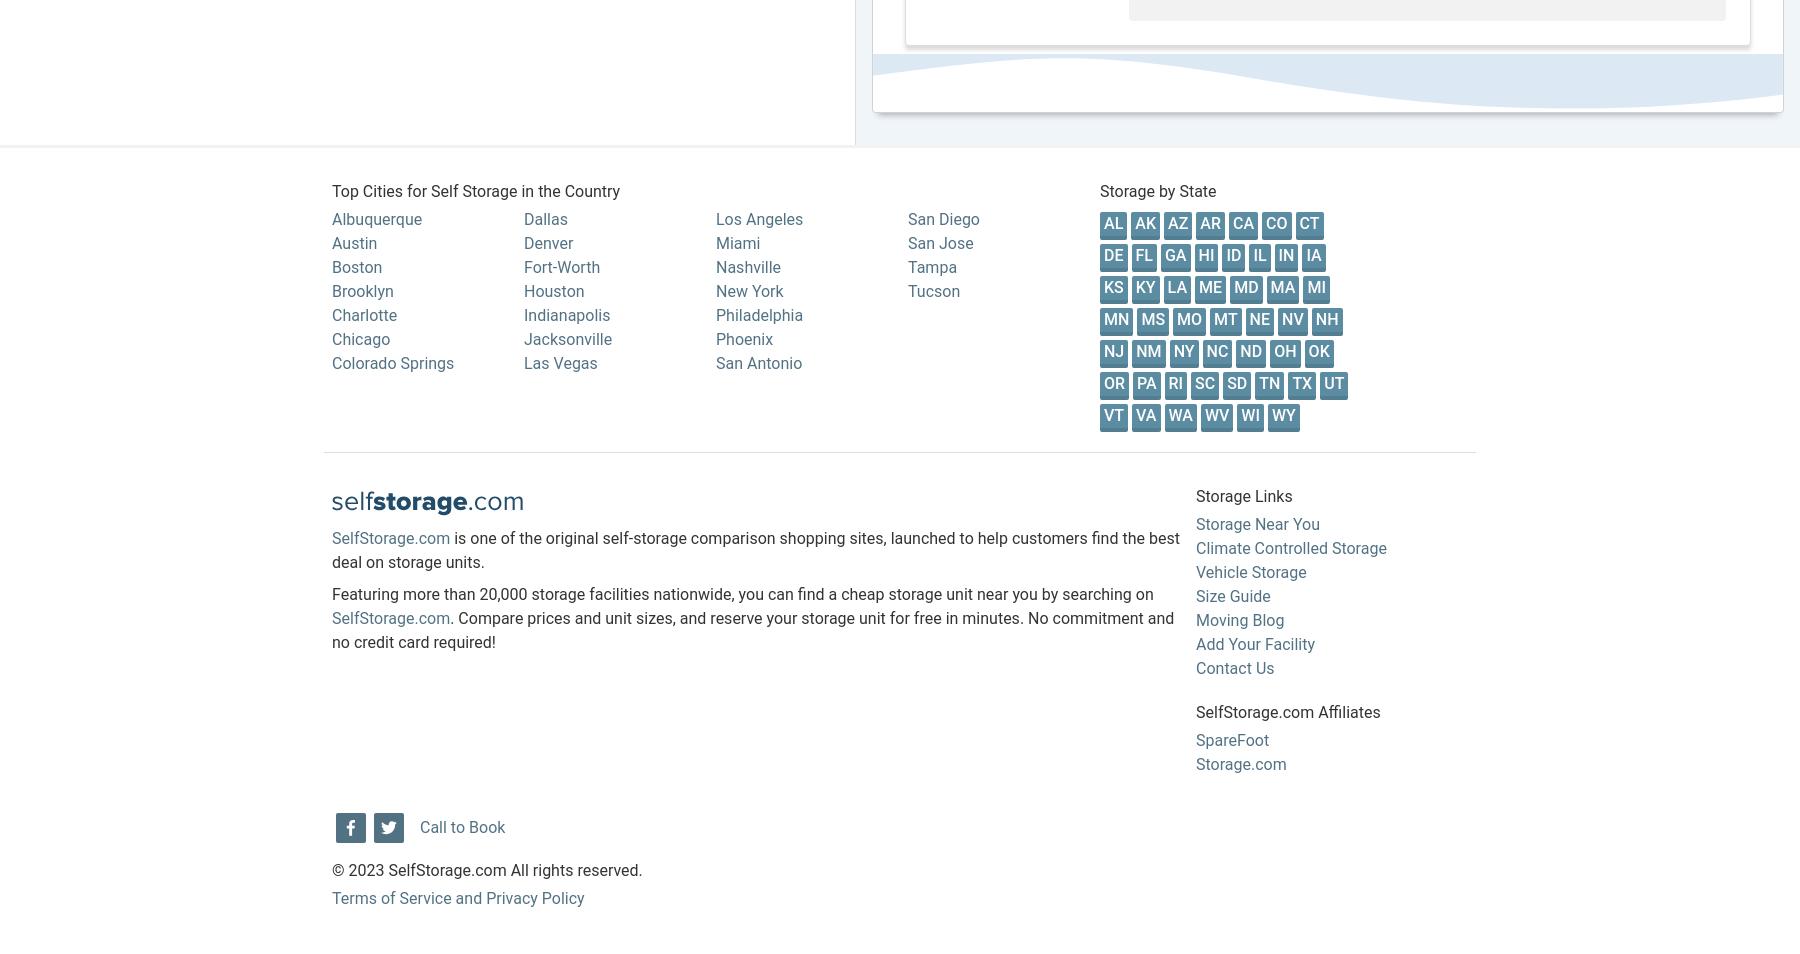 This screenshot has height=954, width=1800. Describe the element at coordinates (330, 242) in the screenshot. I see `'Austin'` at that location.